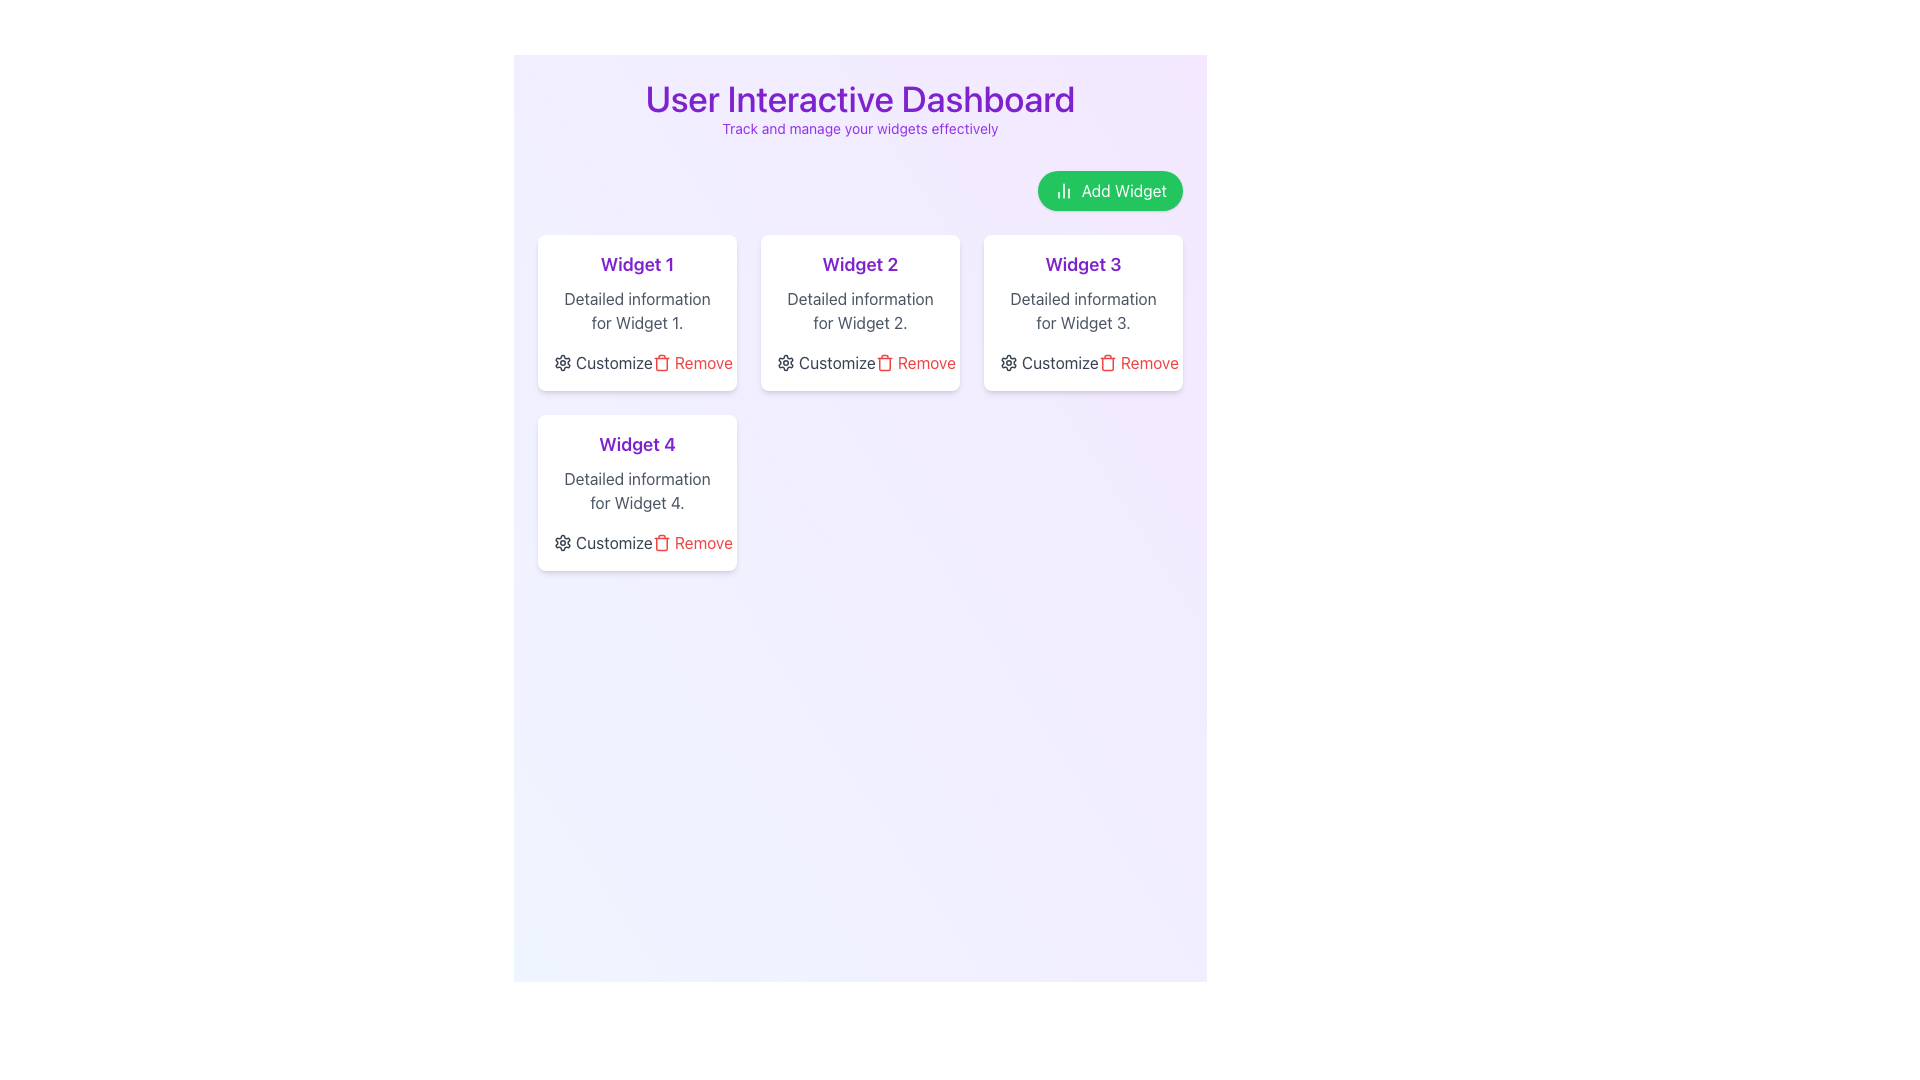  I want to click on text of the Text Header located at the top-center of the dashboard page, which provides an understanding of the page's purpose and functionality, so click(860, 99).